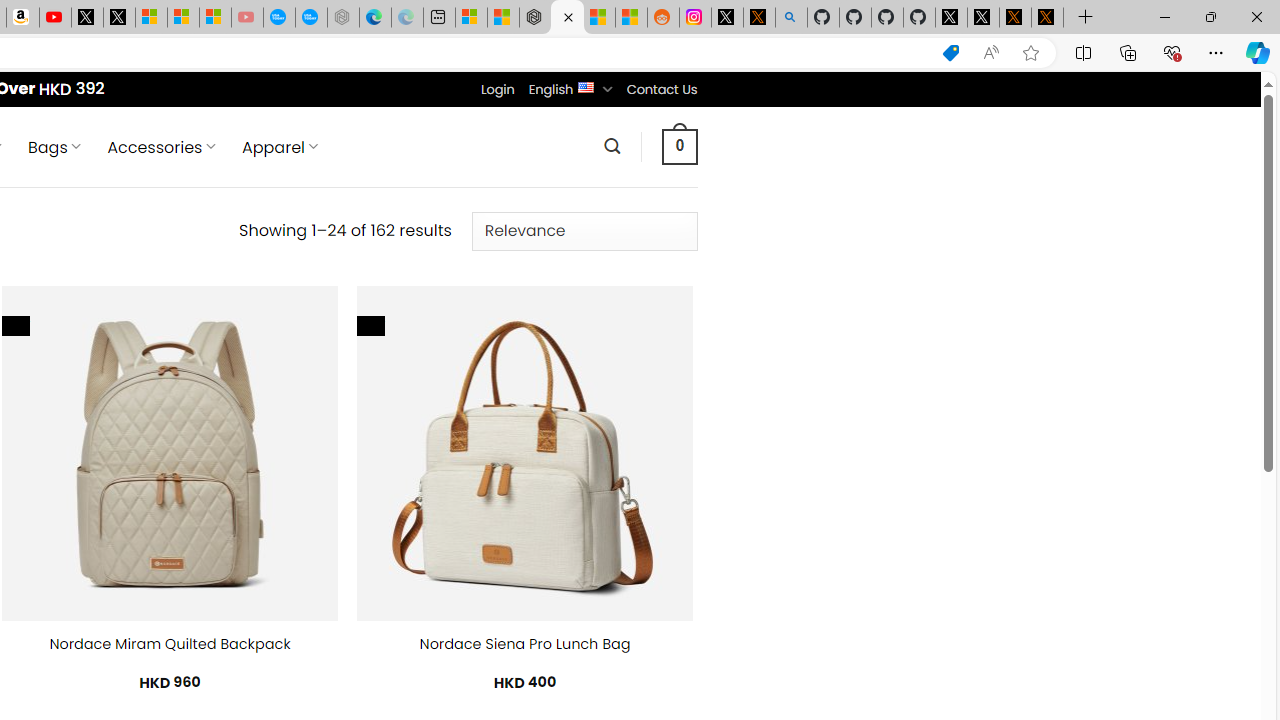  What do you see at coordinates (585, 85) in the screenshot?
I see `'English'` at bounding box center [585, 85].